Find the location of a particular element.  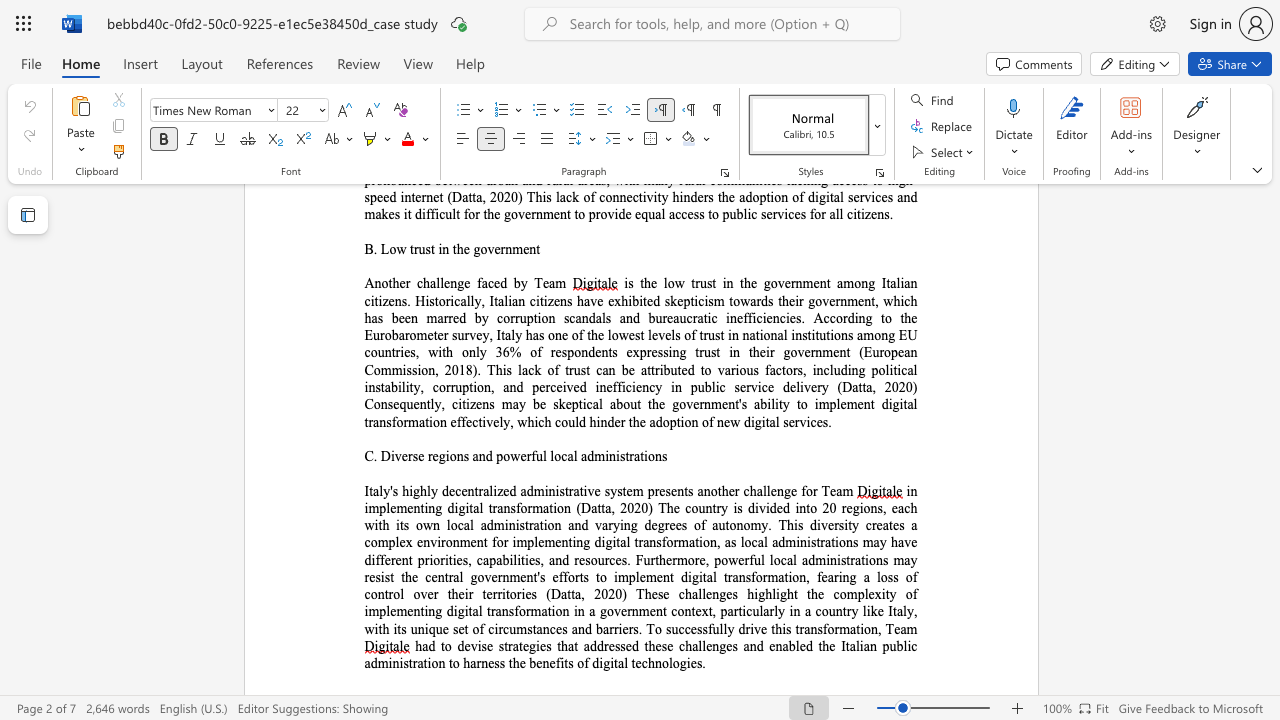

the subset text "ul local admini" within the text "C. Diverse regions and powerful local administrations" is located at coordinates (535, 456).